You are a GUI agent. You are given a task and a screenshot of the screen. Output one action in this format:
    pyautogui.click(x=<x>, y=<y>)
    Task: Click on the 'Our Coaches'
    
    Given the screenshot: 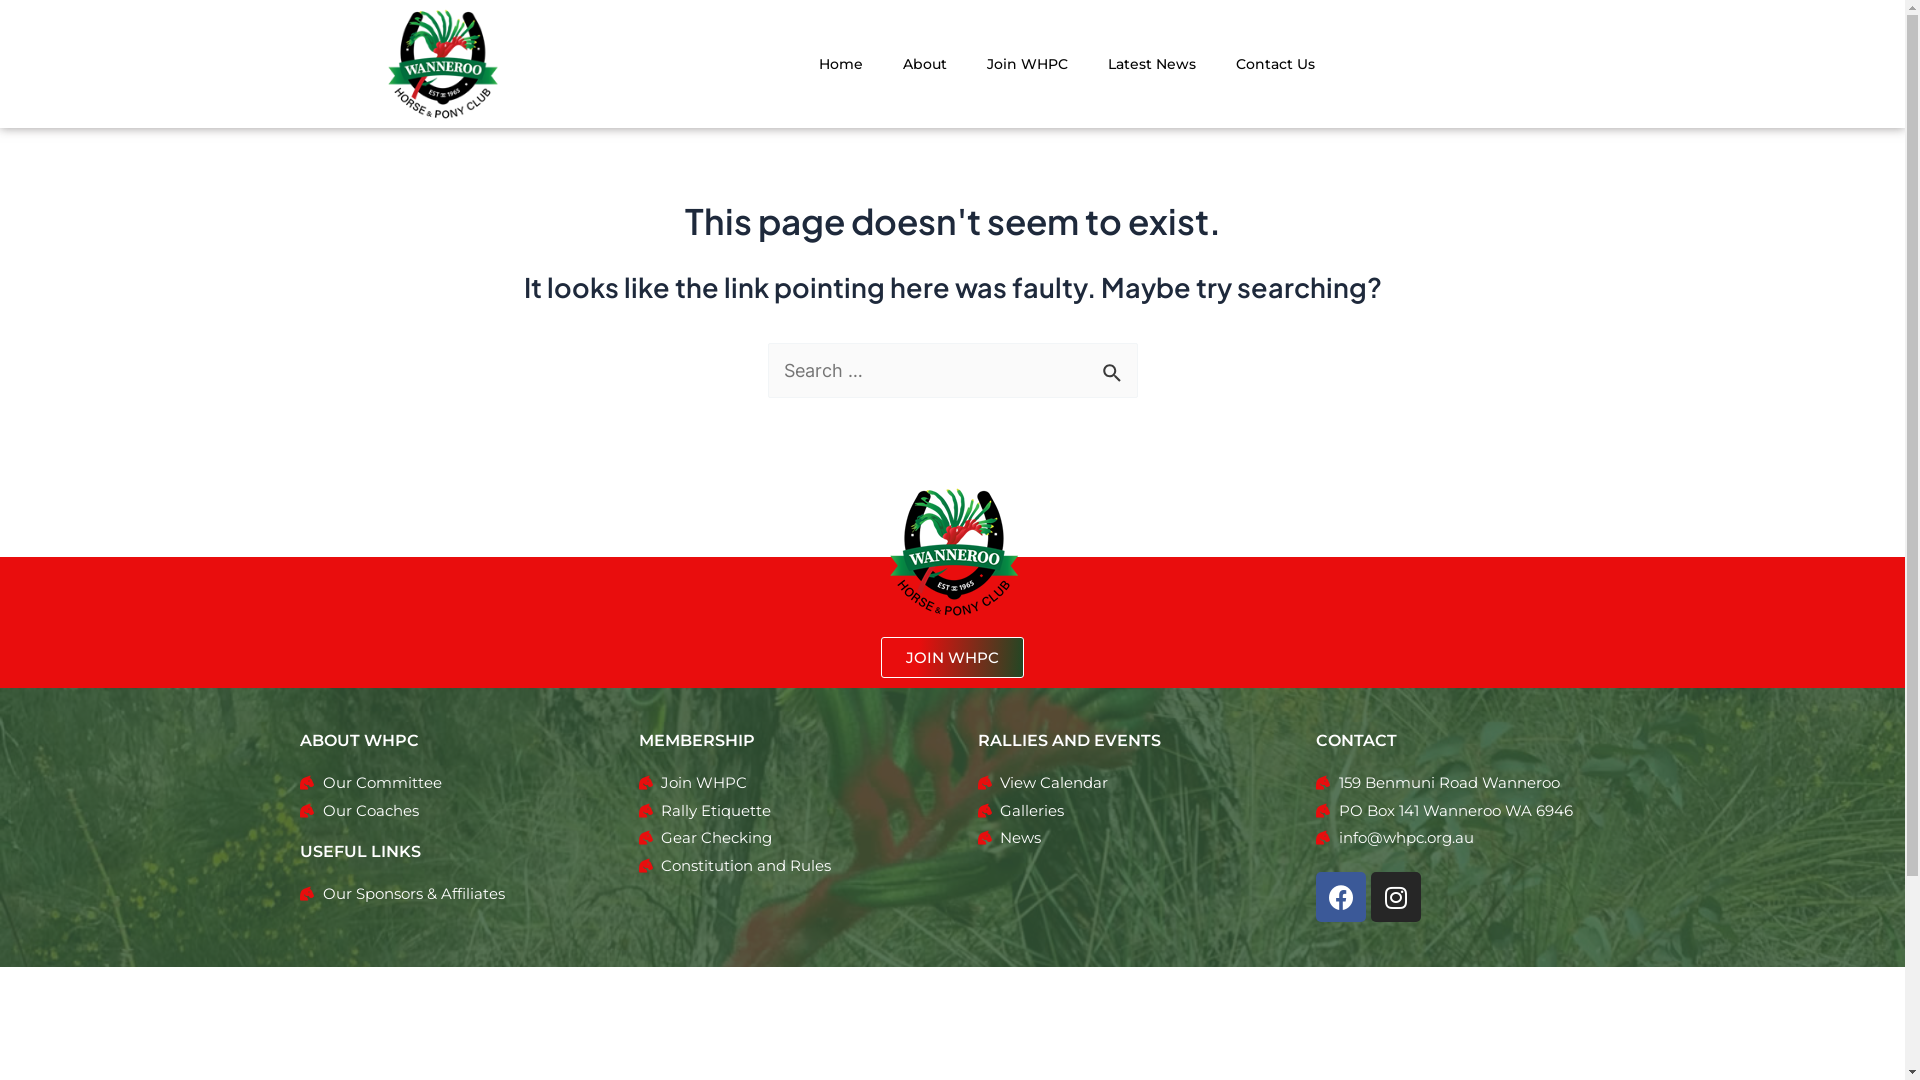 What is the action you would take?
    pyautogui.click(x=298, y=810)
    